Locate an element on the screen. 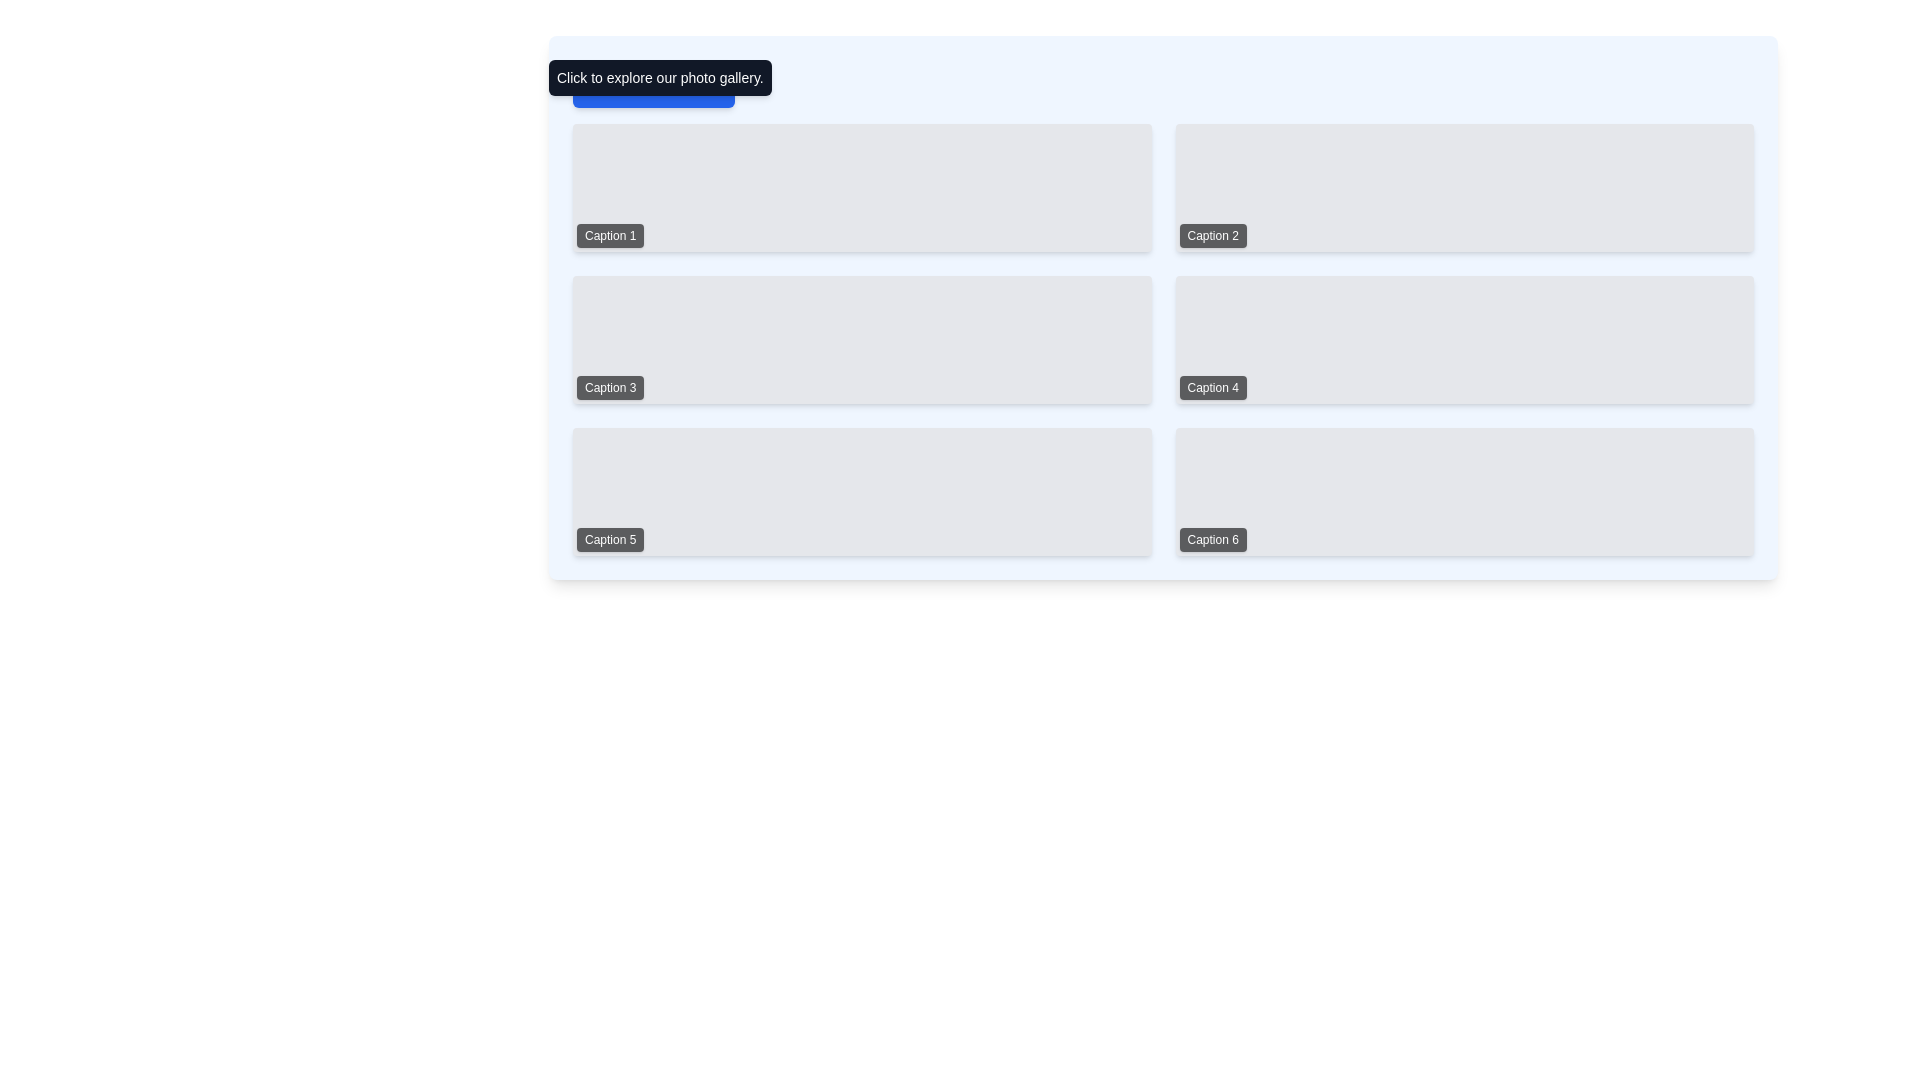 This screenshot has height=1080, width=1920. the sixth card in the grid layout is located at coordinates (1464, 492).